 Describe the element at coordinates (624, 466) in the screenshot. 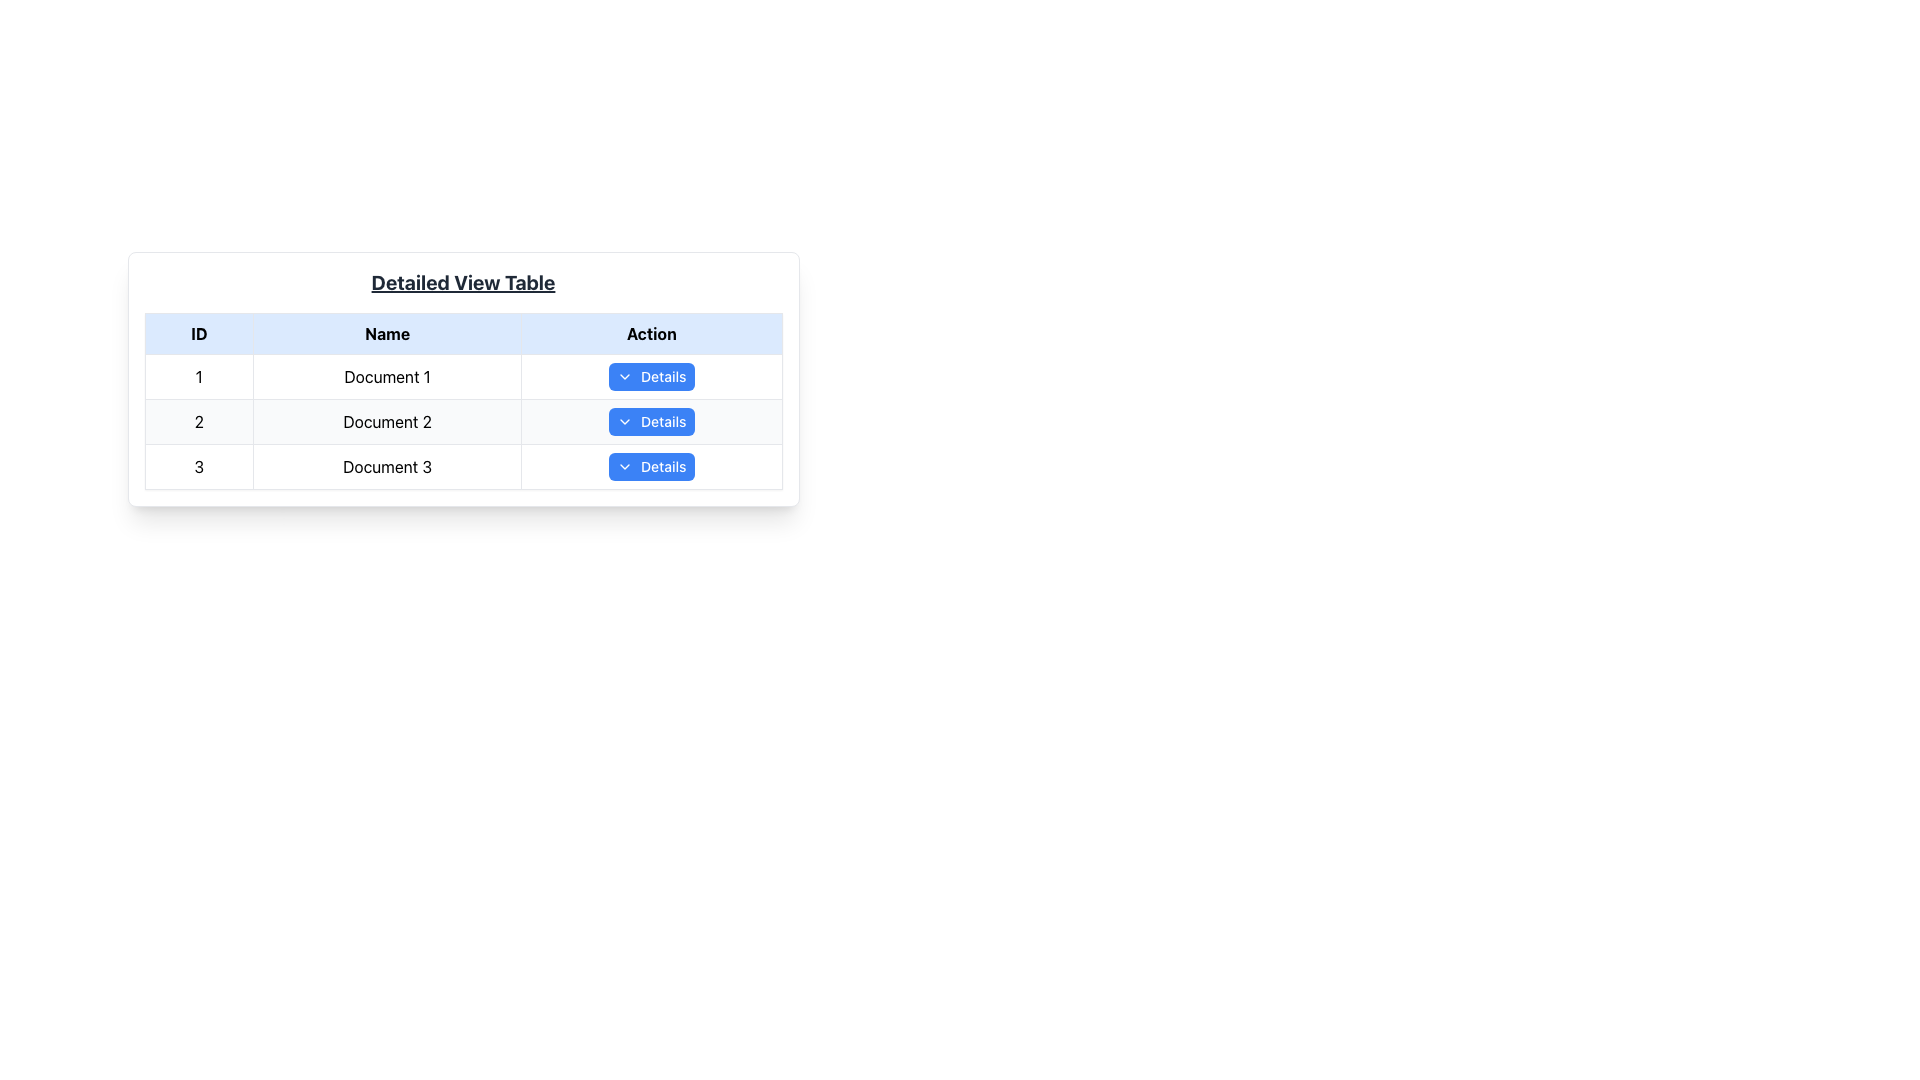

I see `the chevron/arrow icon that indicates a dropdown menu associated with the 'Details' button in the last row of the 'Detailed View Table'` at that location.